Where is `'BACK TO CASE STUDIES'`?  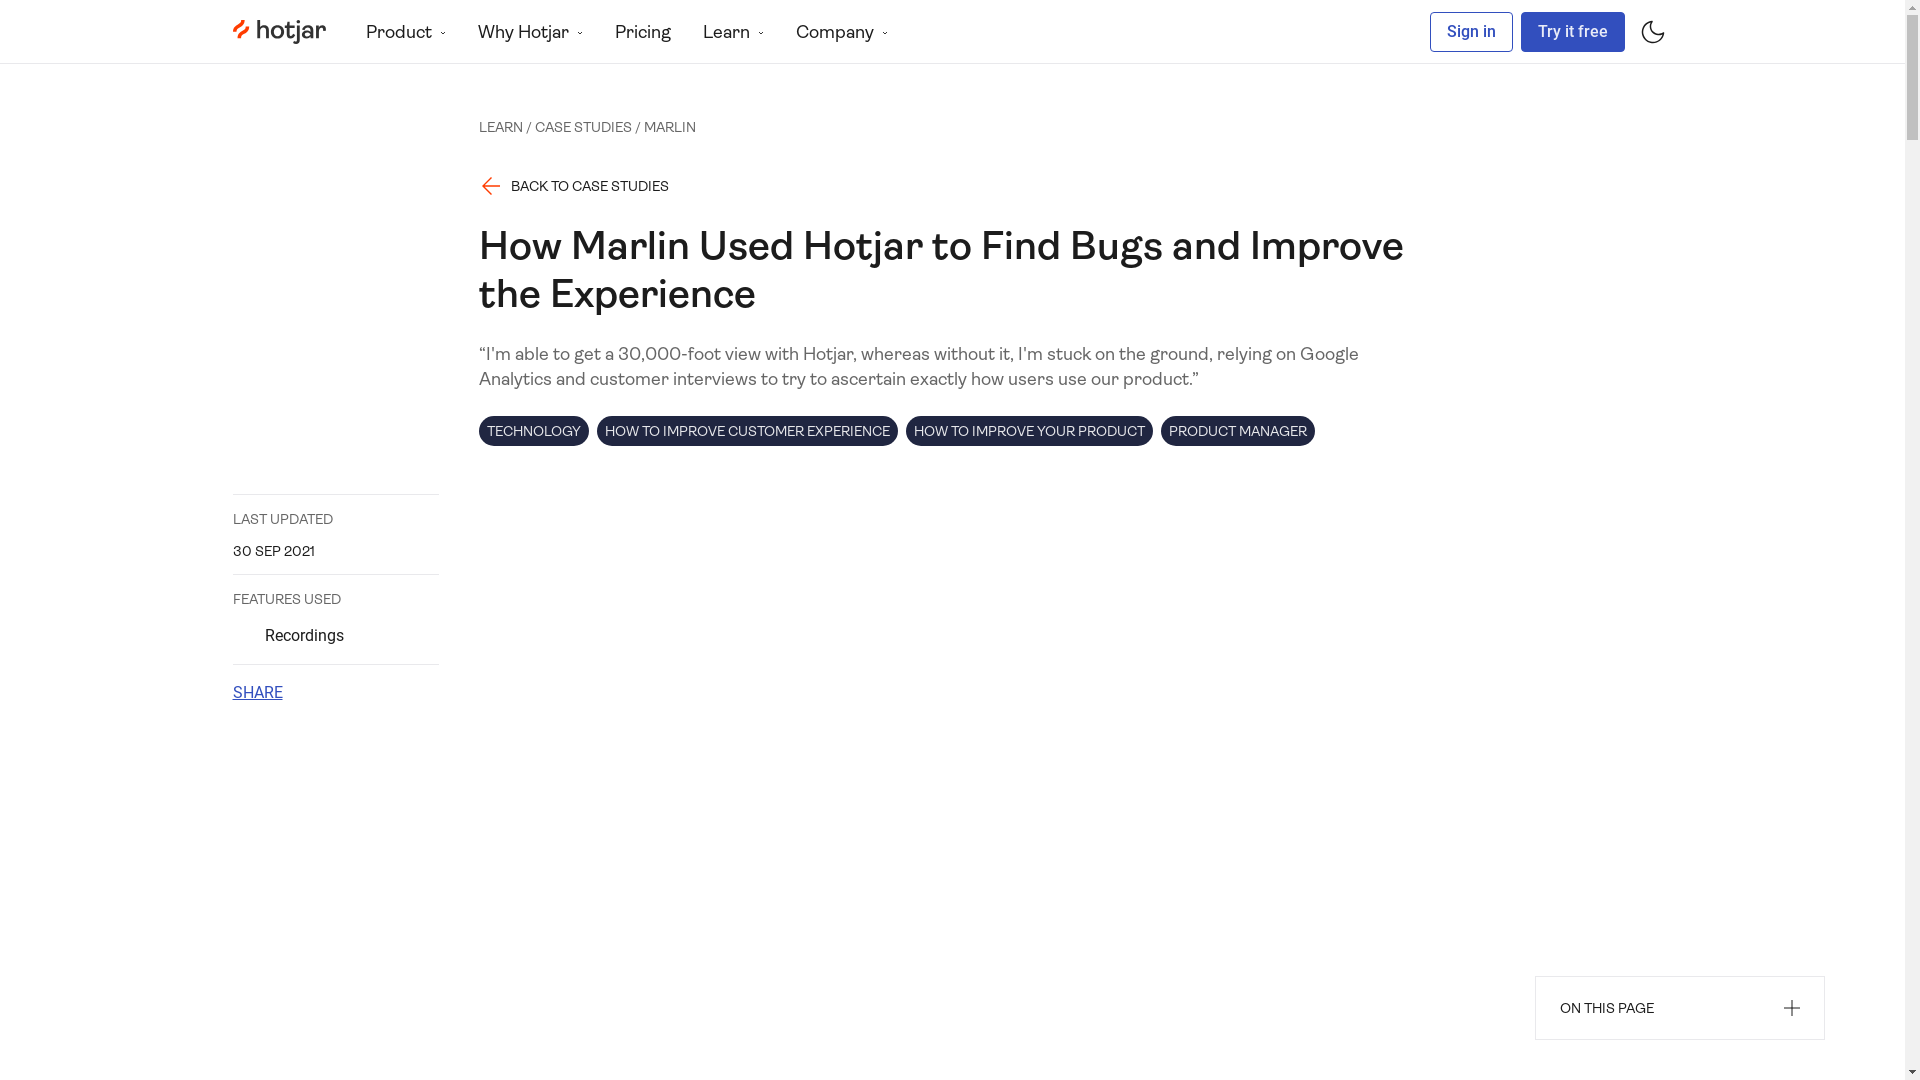
'BACK TO CASE STUDIES' is located at coordinates (573, 185).